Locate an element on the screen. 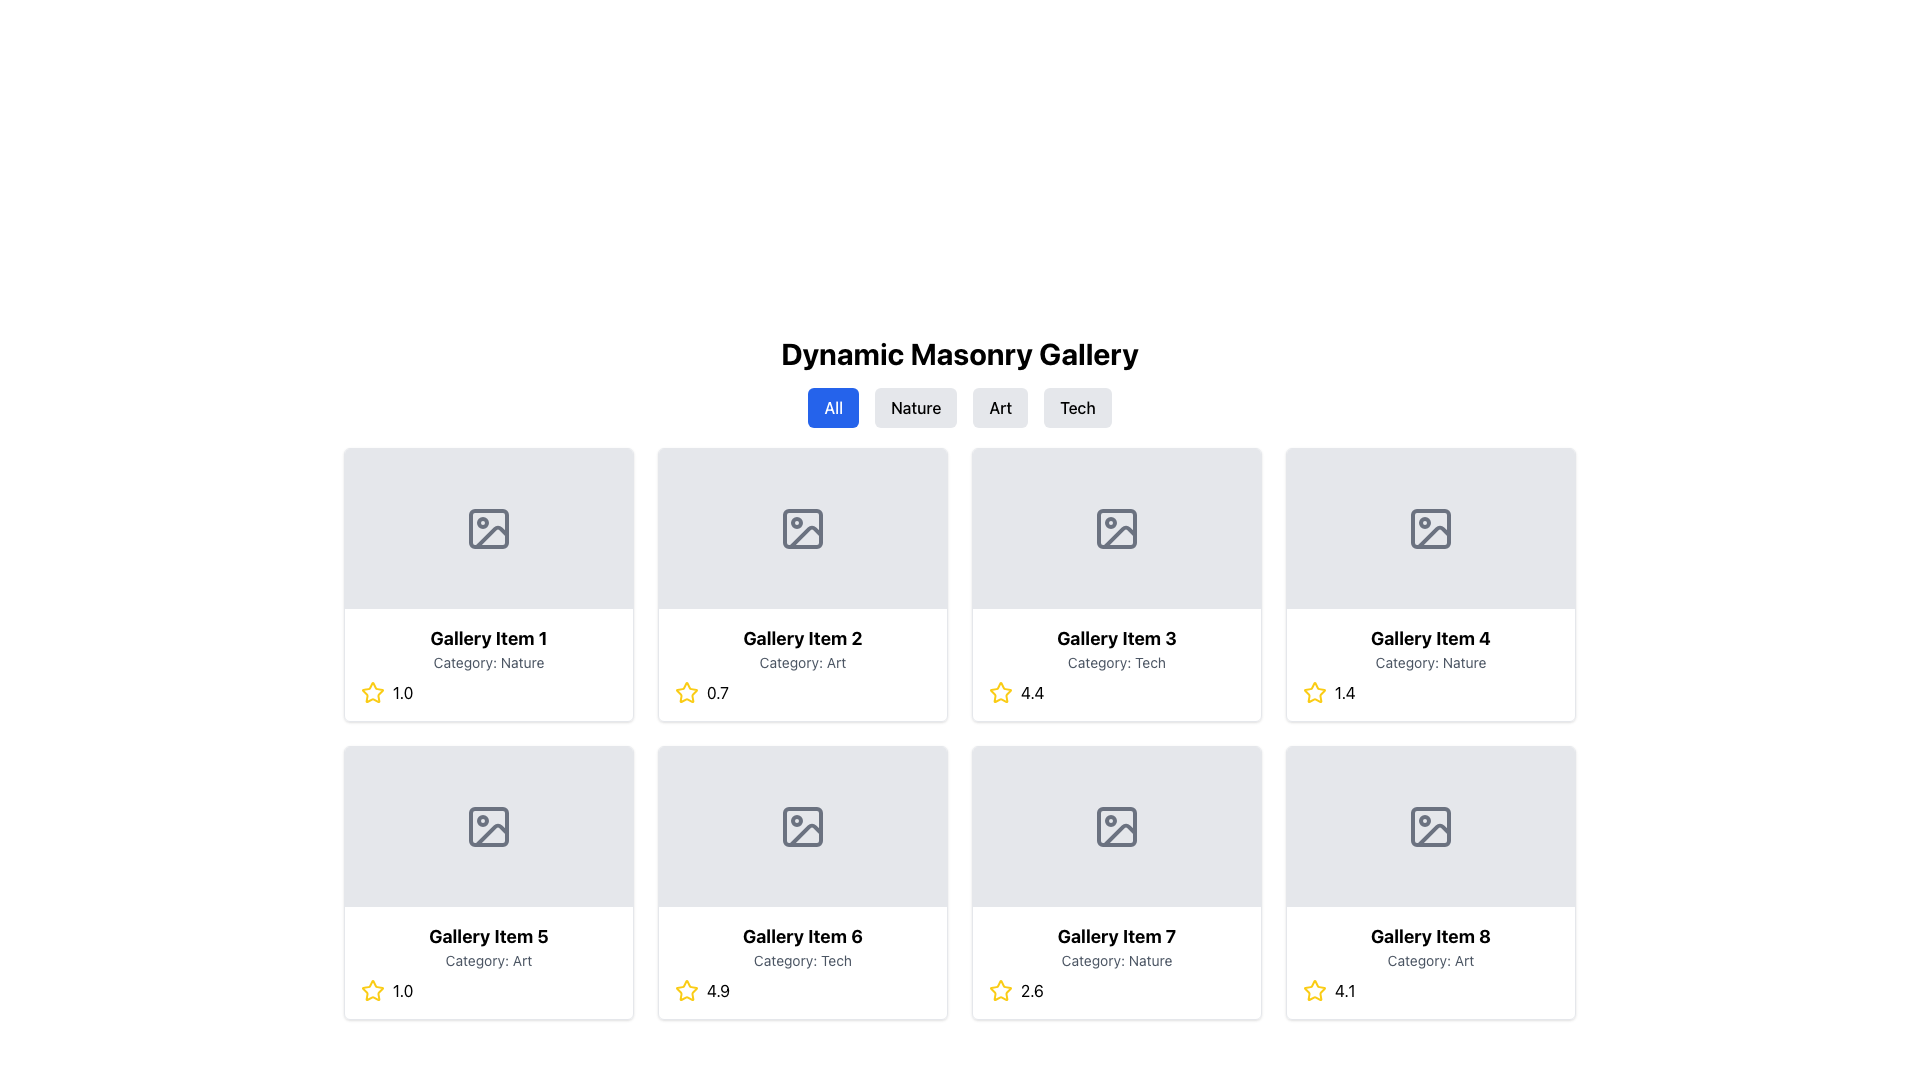 The width and height of the screenshot is (1920, 1080). text displayed in the bold font labeled 'Gallery Item 1', which is the first line within the card is located at coordinates (489, 639).